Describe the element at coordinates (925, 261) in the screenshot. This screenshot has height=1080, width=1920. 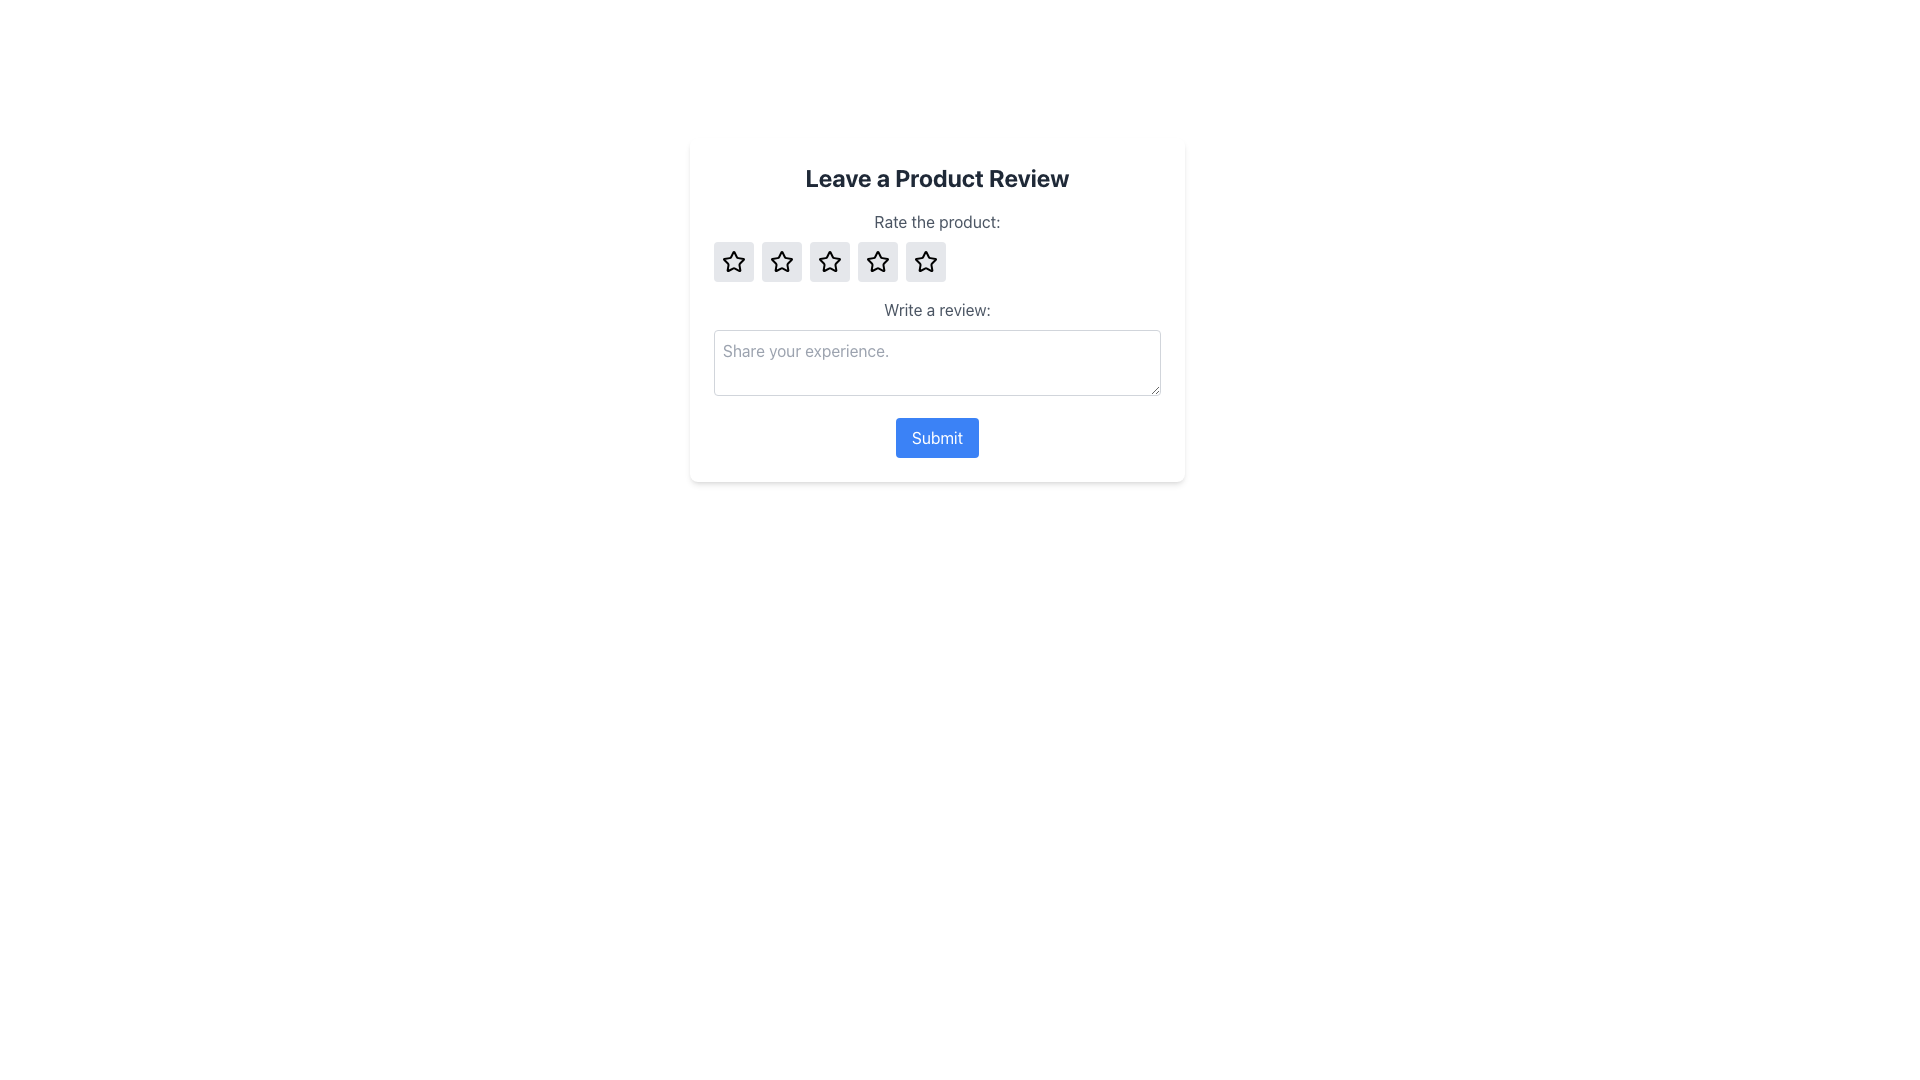
I see `the fourth star rating button located beneath the 'Rate the product' text in the 'Leave a Product Review' section` at that location.